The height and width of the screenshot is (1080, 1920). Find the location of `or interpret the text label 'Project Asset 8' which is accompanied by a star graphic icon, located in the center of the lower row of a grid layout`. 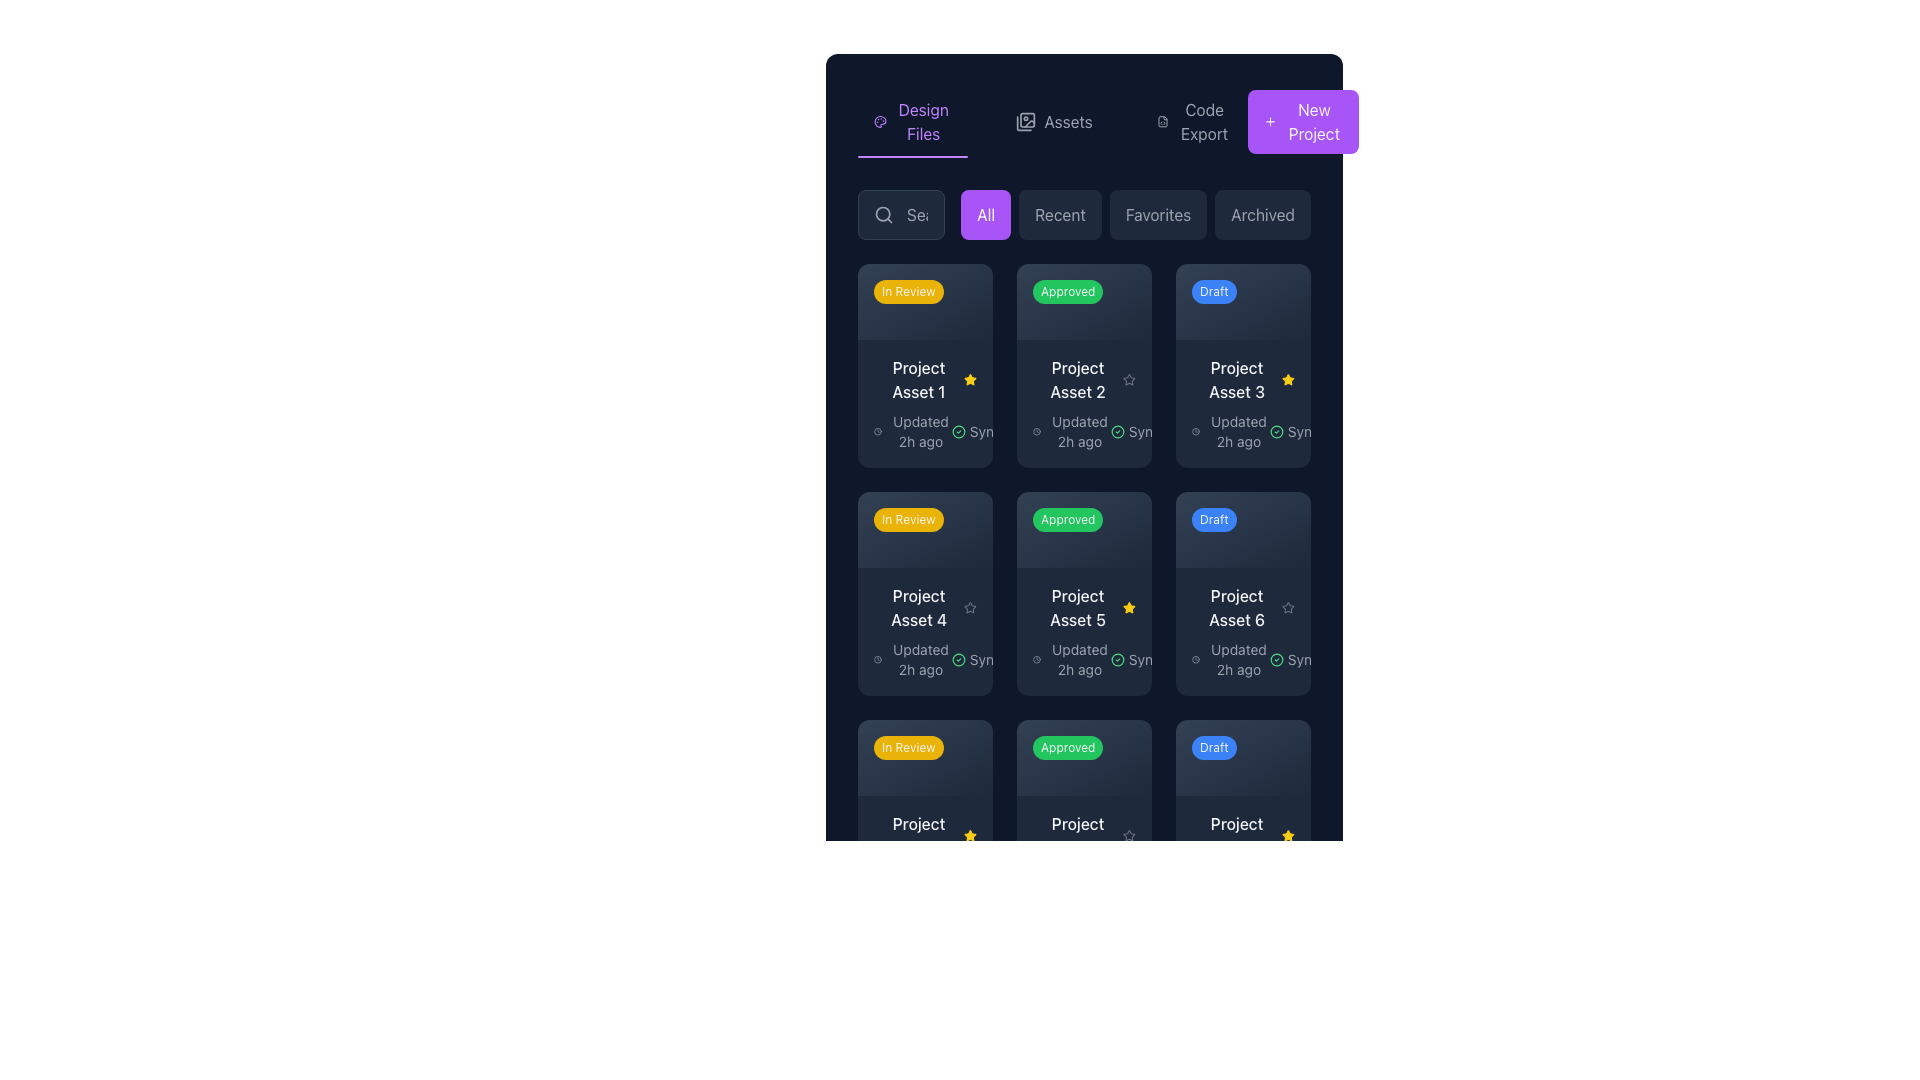

or interpret the text label 'Project Asset 8' which is accompanied by a star graphic icon, located in the center of the lower row of a grid layout is located at coordinates (1083, 835).